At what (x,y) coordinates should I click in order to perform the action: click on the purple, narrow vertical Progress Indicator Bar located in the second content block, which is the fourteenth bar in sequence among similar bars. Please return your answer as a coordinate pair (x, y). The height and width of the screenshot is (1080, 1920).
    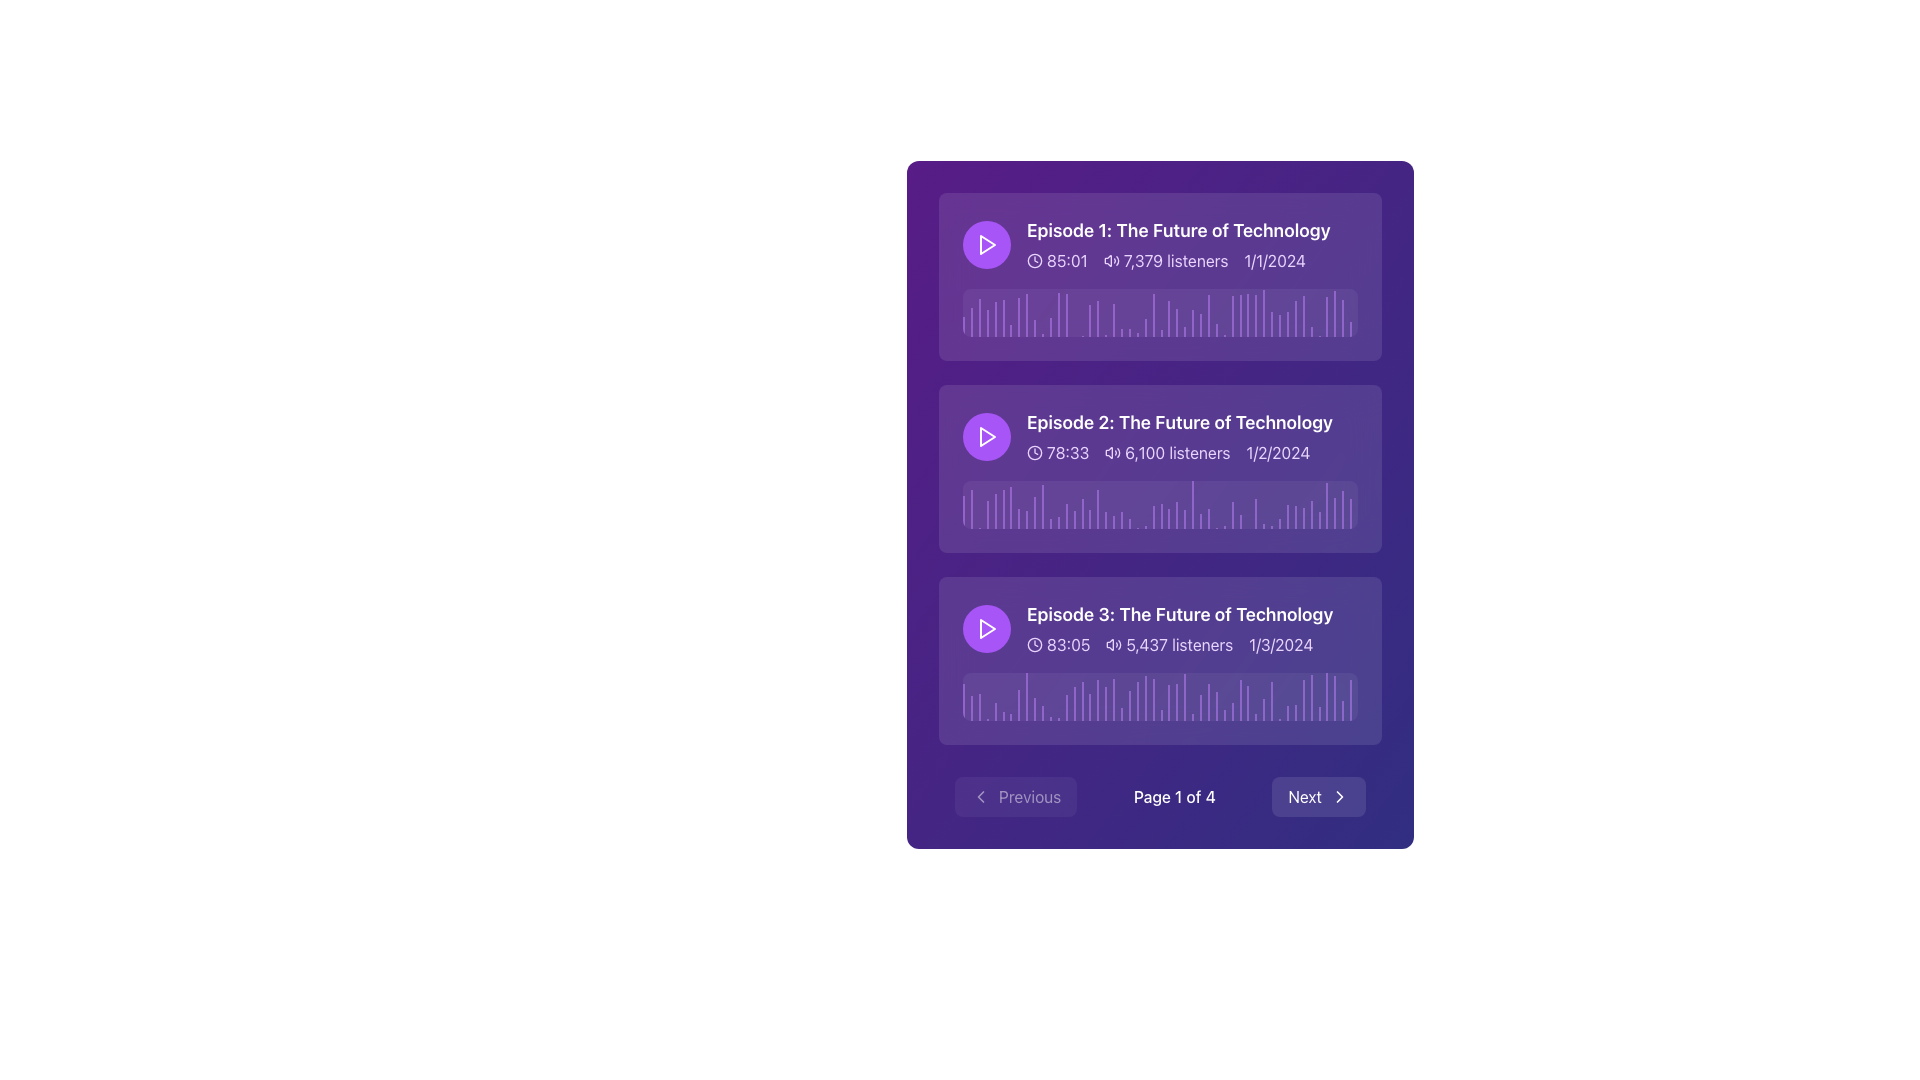
    Looking at the image, I should click on (1105, 519).